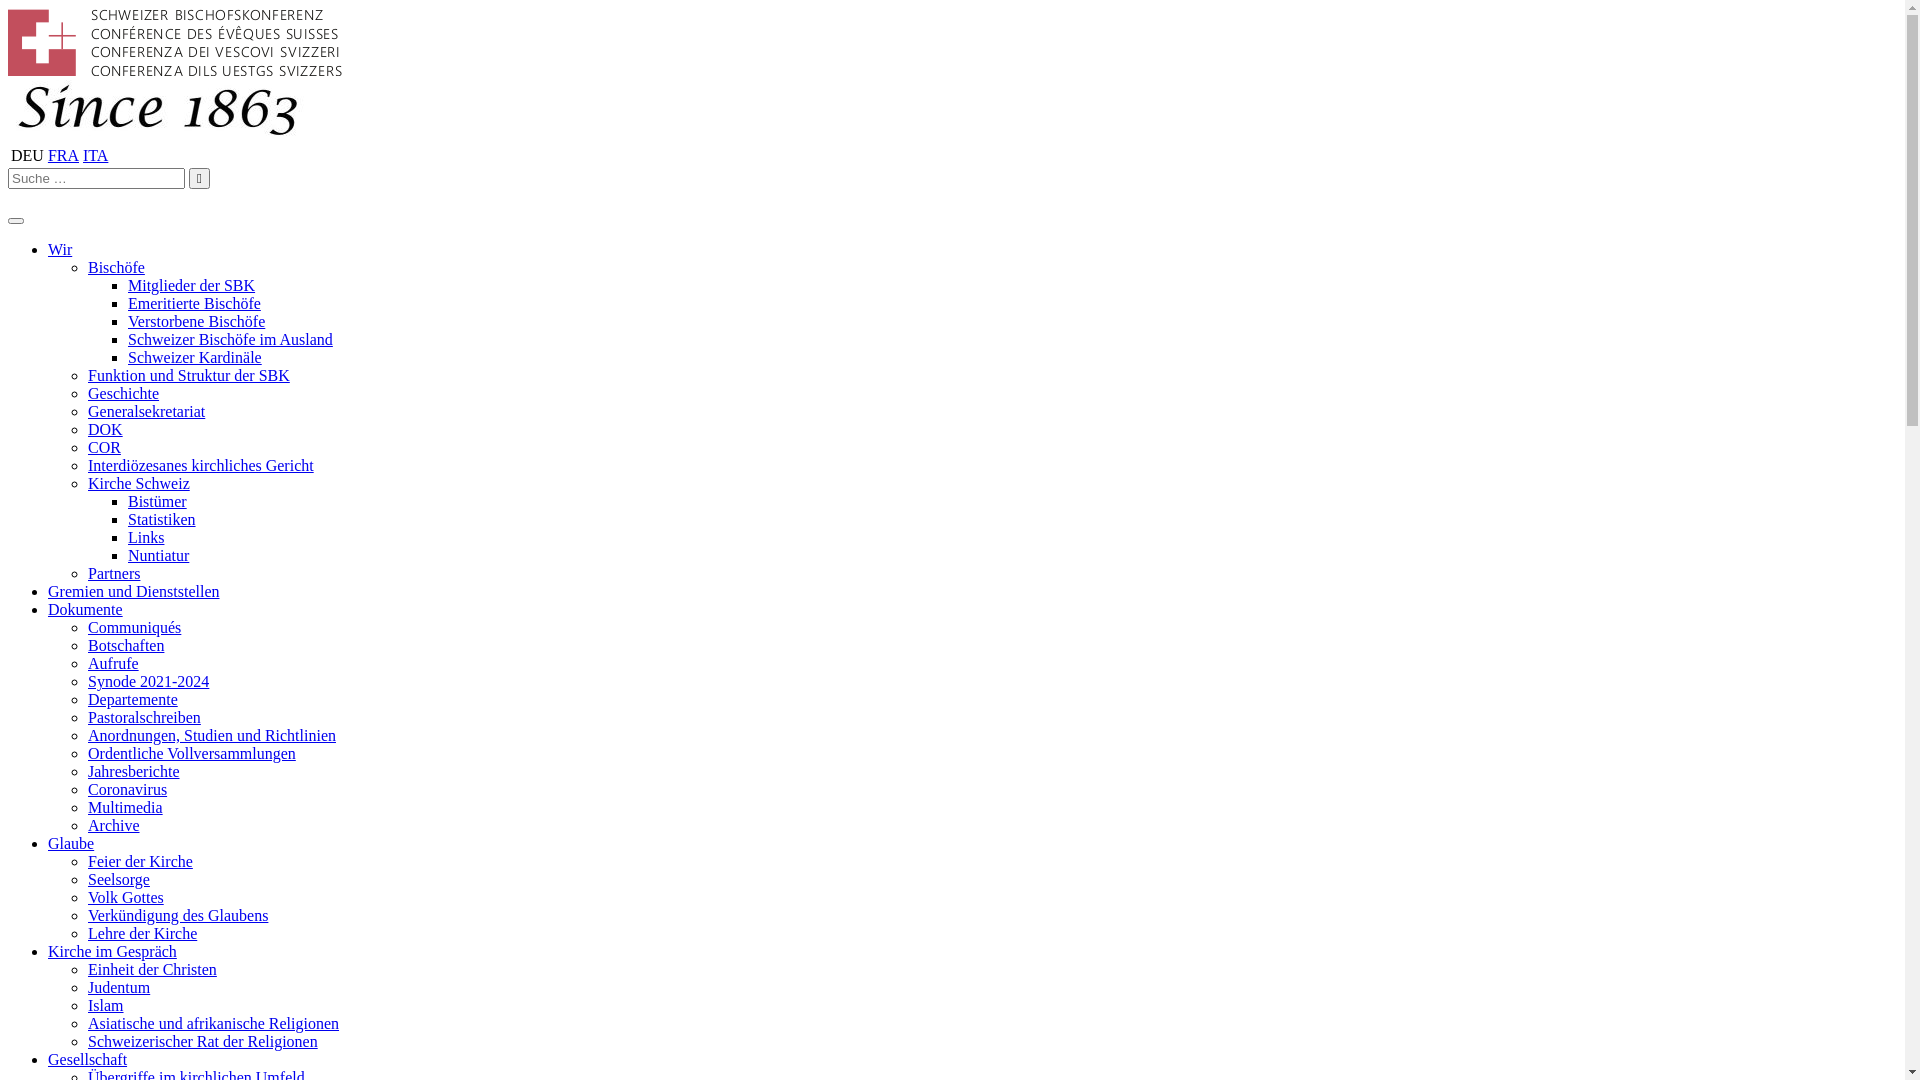 The image size is (1920, 1080). What do you see at coordinates (6, 7) in the screenshot?
I see `'Zum Inhalt springen'` at bounding box center [6, 7].